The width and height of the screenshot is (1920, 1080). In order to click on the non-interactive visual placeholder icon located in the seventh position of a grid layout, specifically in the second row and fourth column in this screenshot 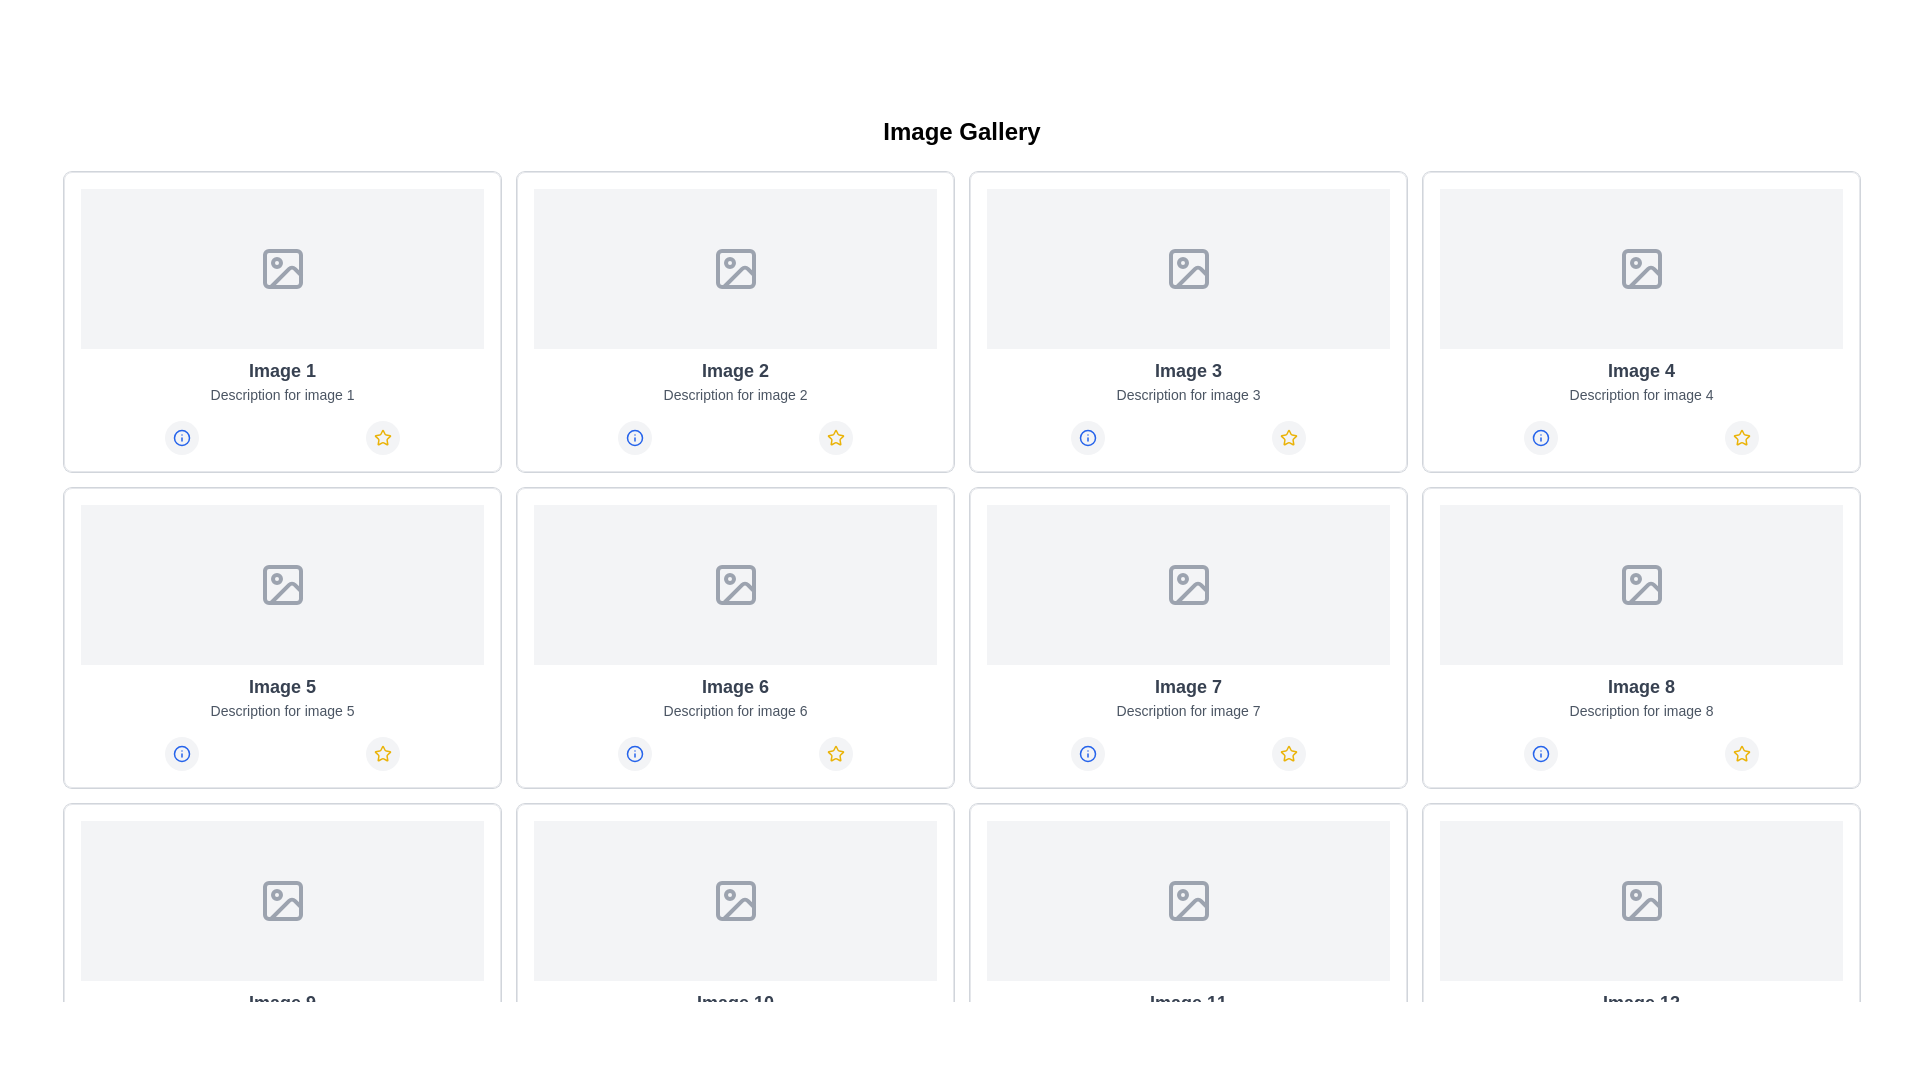, I will do `click(1188, 585)`.